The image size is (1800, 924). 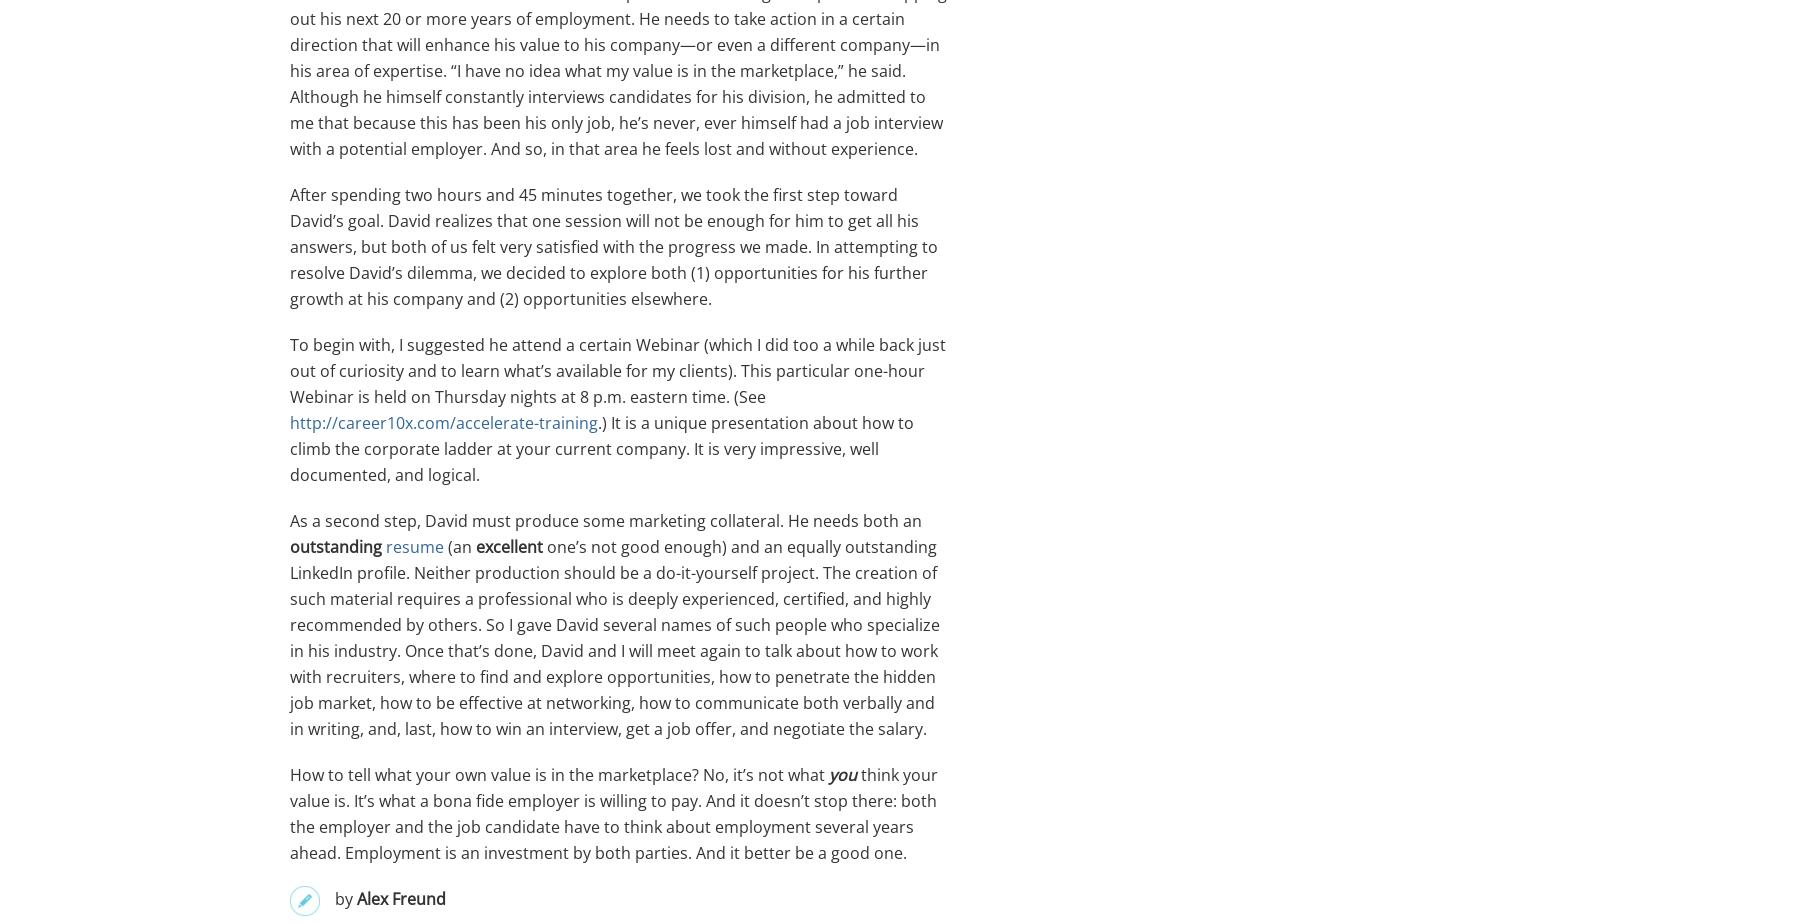 What do you see at coordinates (842, 774) in the screenshot?
I see `'you'` at bounding box center [842, 774].